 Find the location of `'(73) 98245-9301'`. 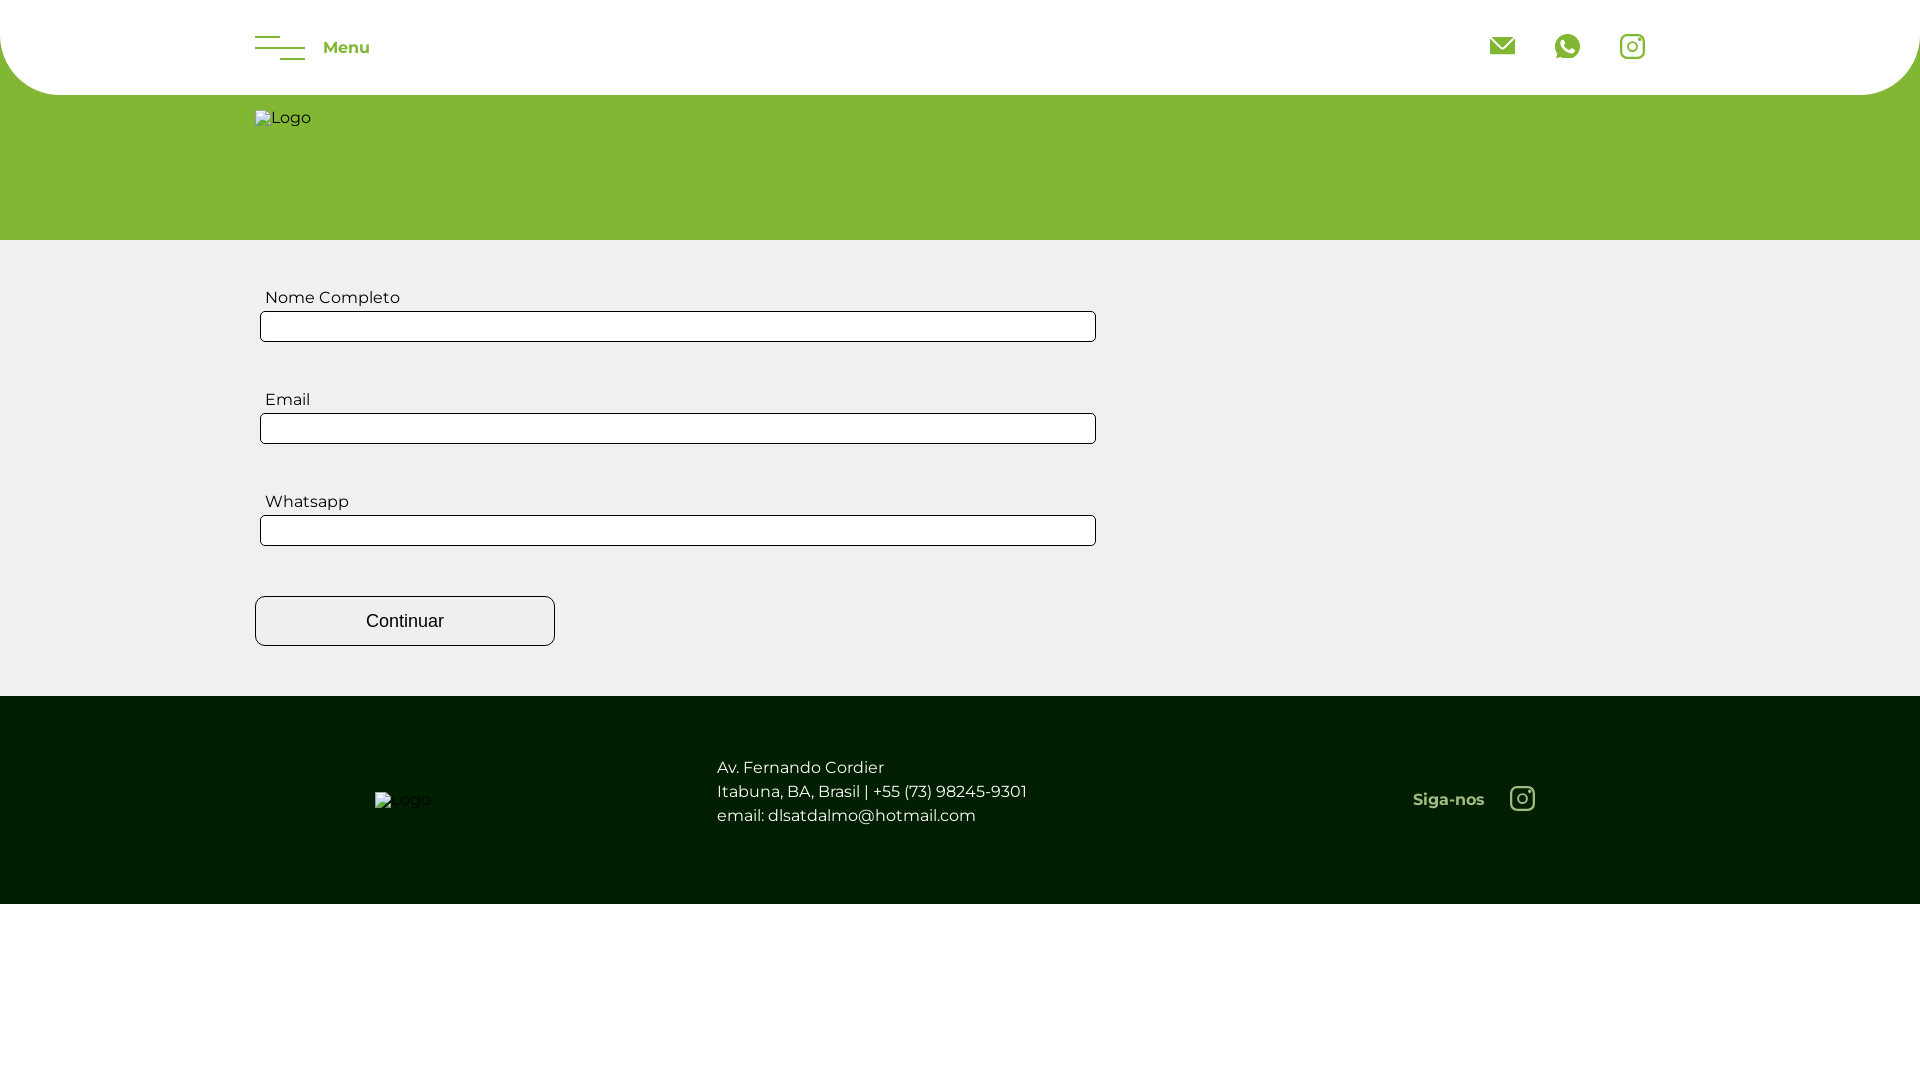

'(73) 98245-9301' is located at coordinates (1566, 46).